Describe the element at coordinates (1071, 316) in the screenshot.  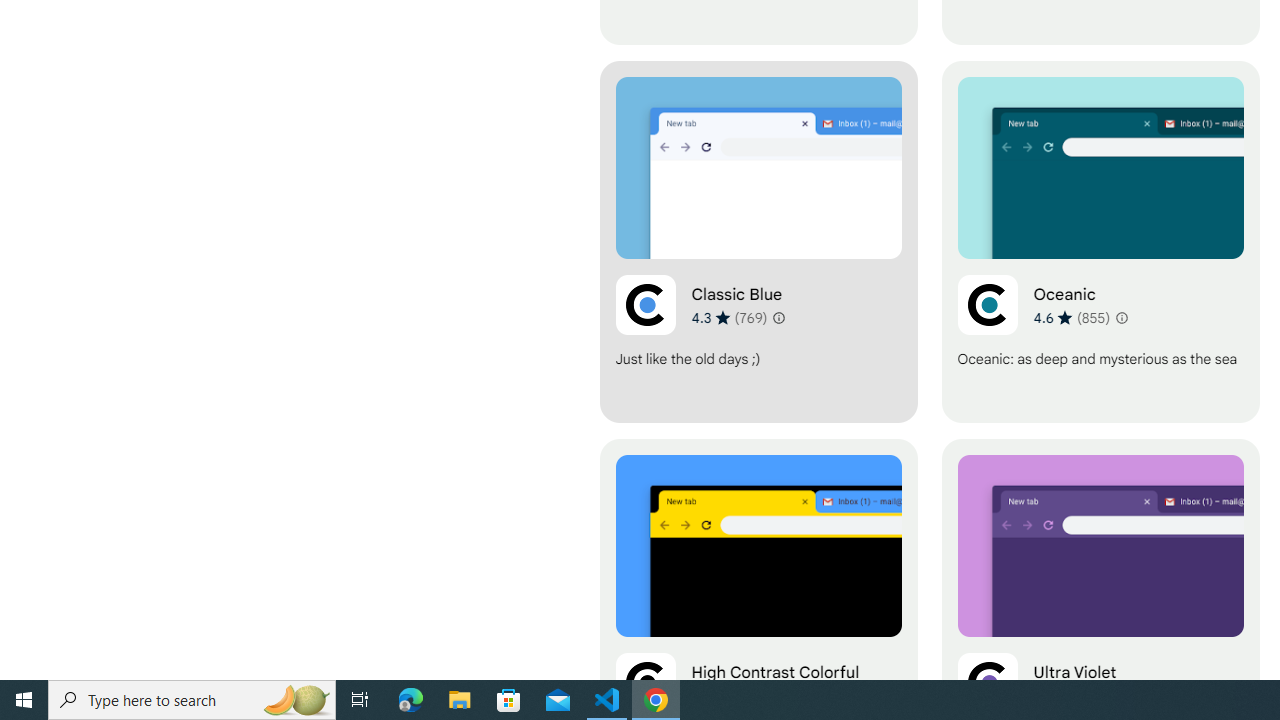
I see `'Average rating 4.6 out of 5 stars. 855 ratings.'` at that location.